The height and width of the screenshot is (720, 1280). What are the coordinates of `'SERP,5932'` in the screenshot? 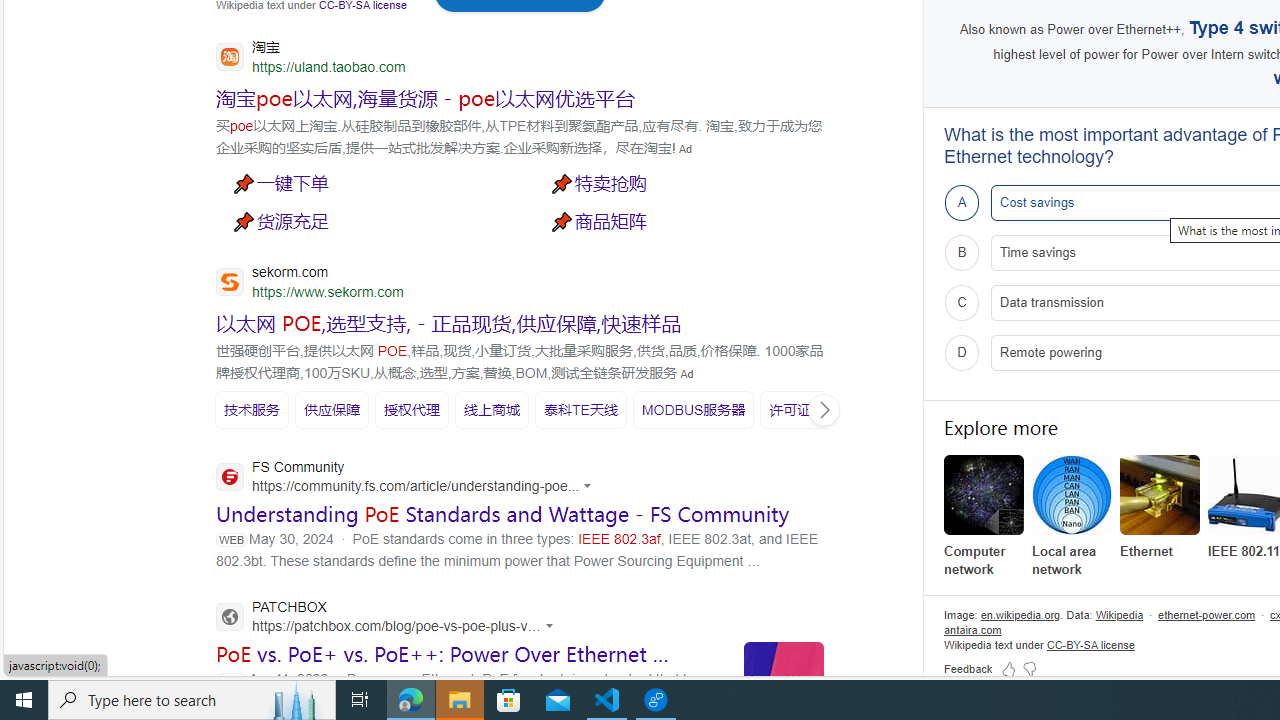 It's located at (804, 408).